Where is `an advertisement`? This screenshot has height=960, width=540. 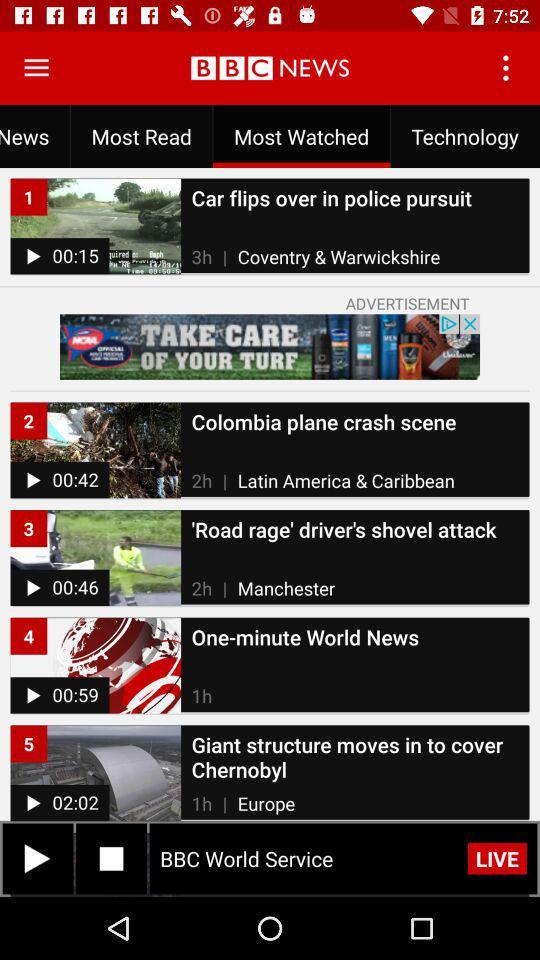 an advertisement is located at coordinates (270, 347).